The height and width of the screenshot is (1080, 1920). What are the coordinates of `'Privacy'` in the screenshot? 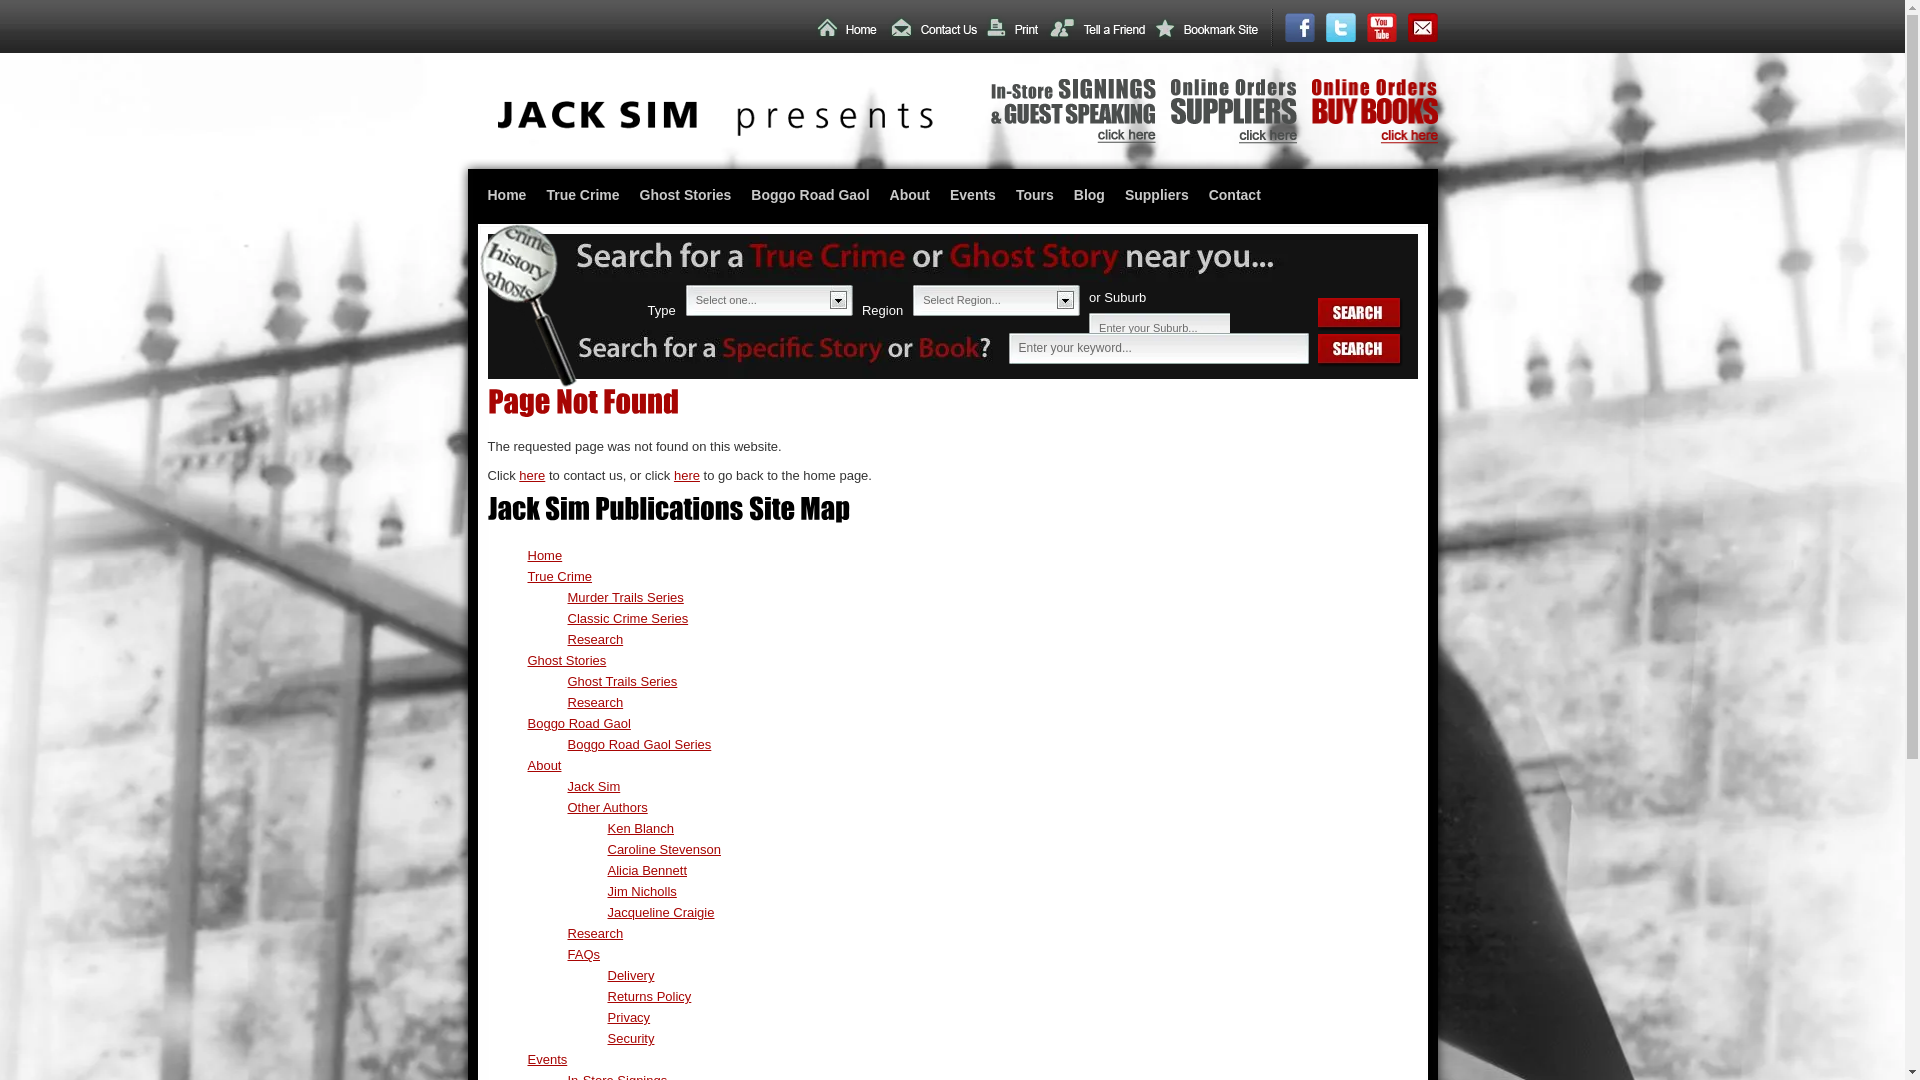 It's located at (628, 1017).